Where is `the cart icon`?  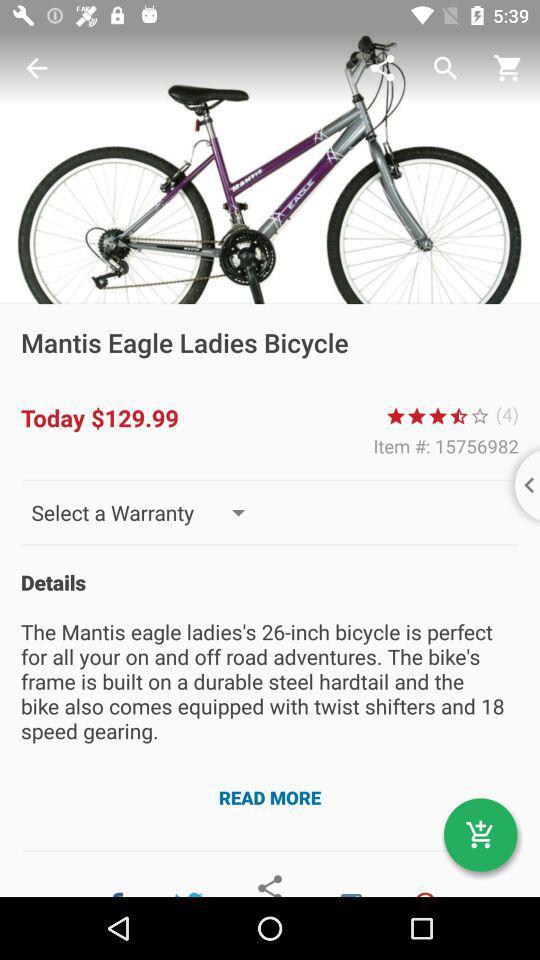
the cart icon is located at coordinates (479, 835).